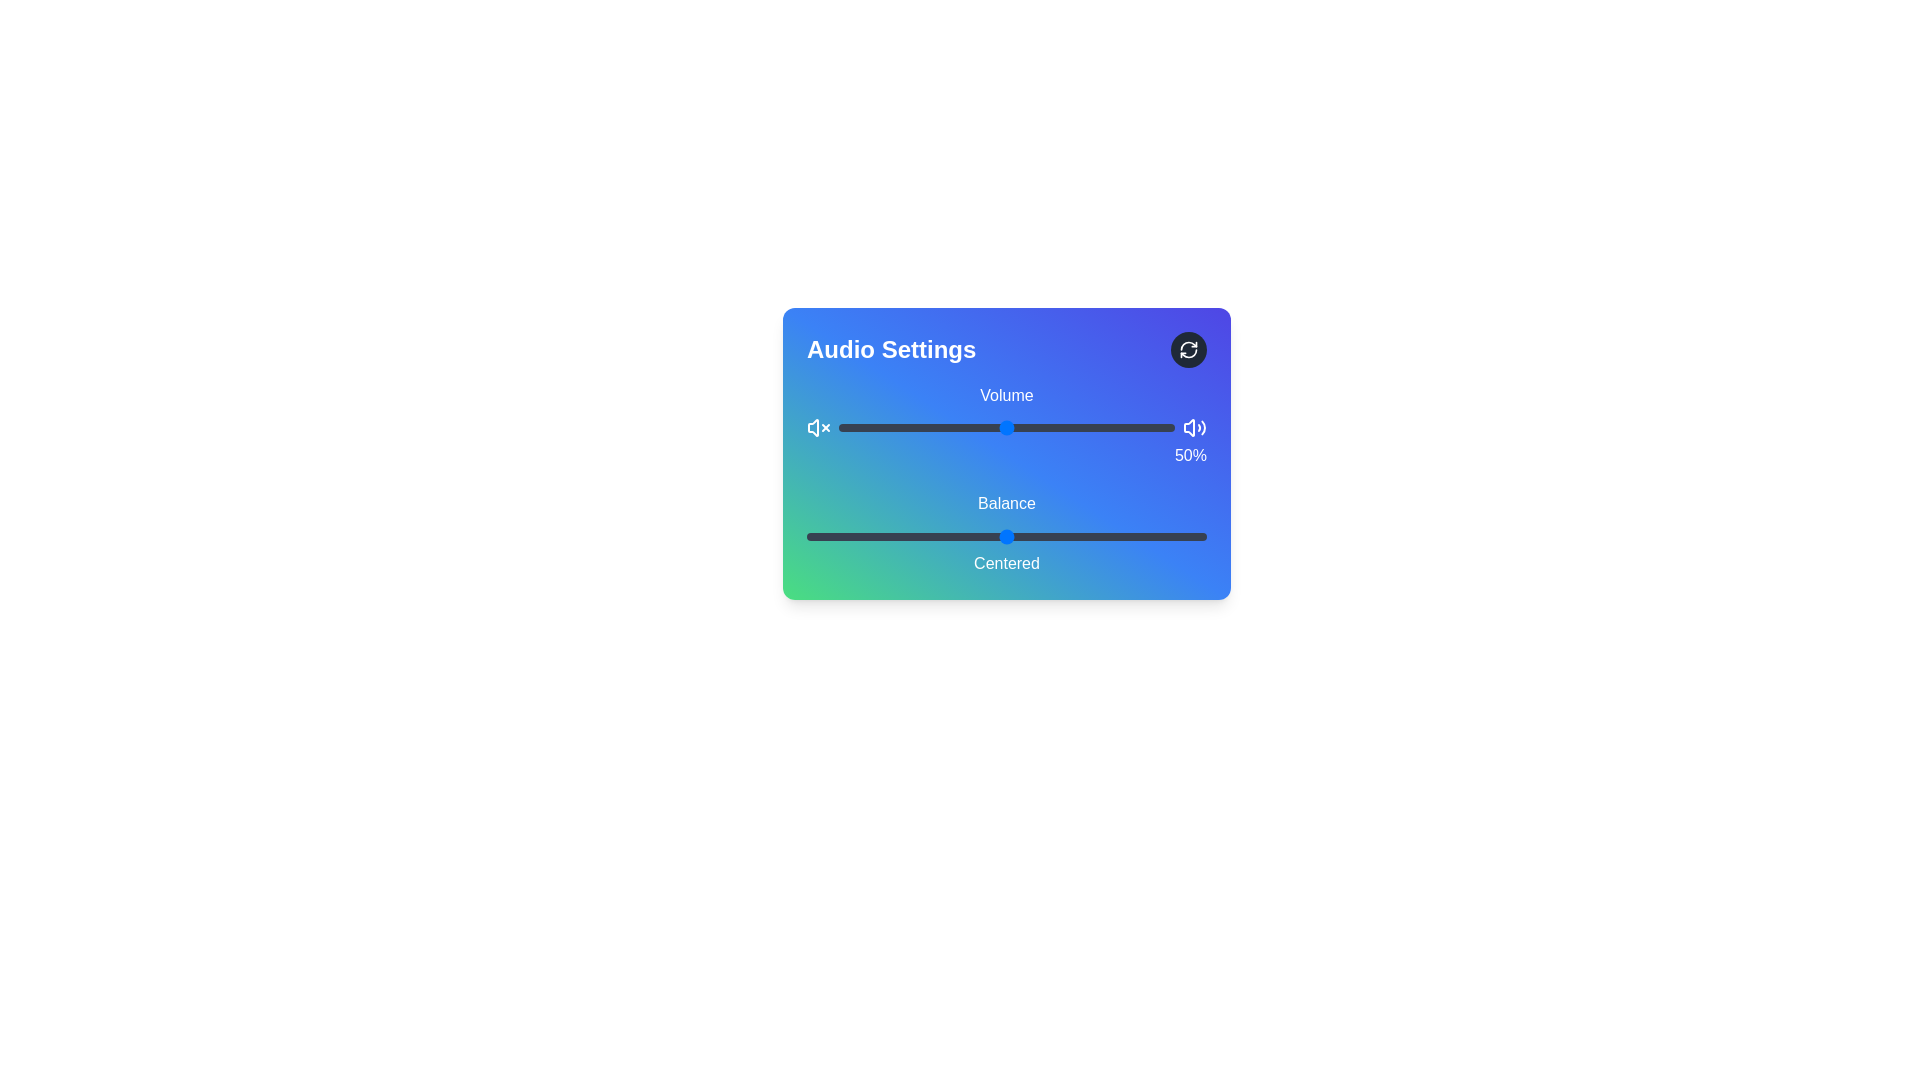 This screenshot has width=1920, height=1080. I want to click on the balance slider, so click(1109, 535).